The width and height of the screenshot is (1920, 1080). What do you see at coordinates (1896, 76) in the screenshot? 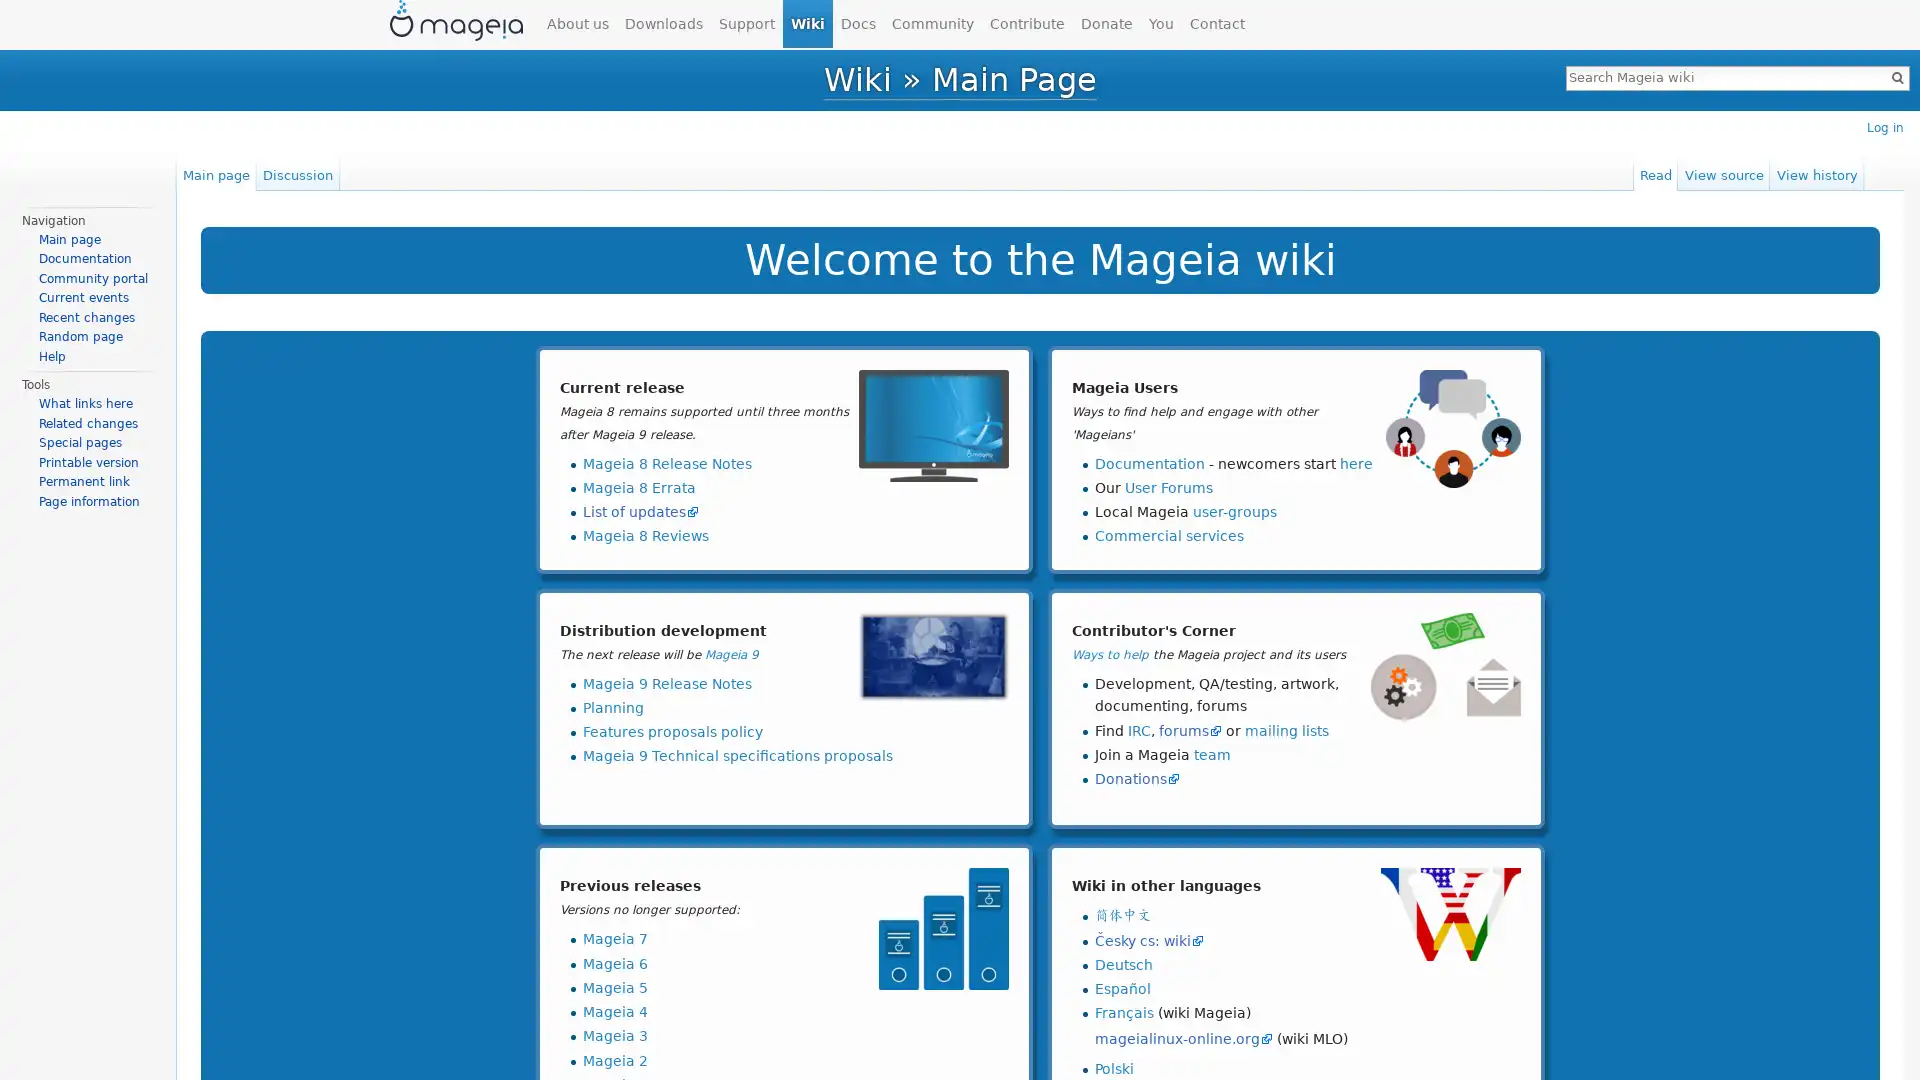
I see `Go` at bounding box center [1896, 76].